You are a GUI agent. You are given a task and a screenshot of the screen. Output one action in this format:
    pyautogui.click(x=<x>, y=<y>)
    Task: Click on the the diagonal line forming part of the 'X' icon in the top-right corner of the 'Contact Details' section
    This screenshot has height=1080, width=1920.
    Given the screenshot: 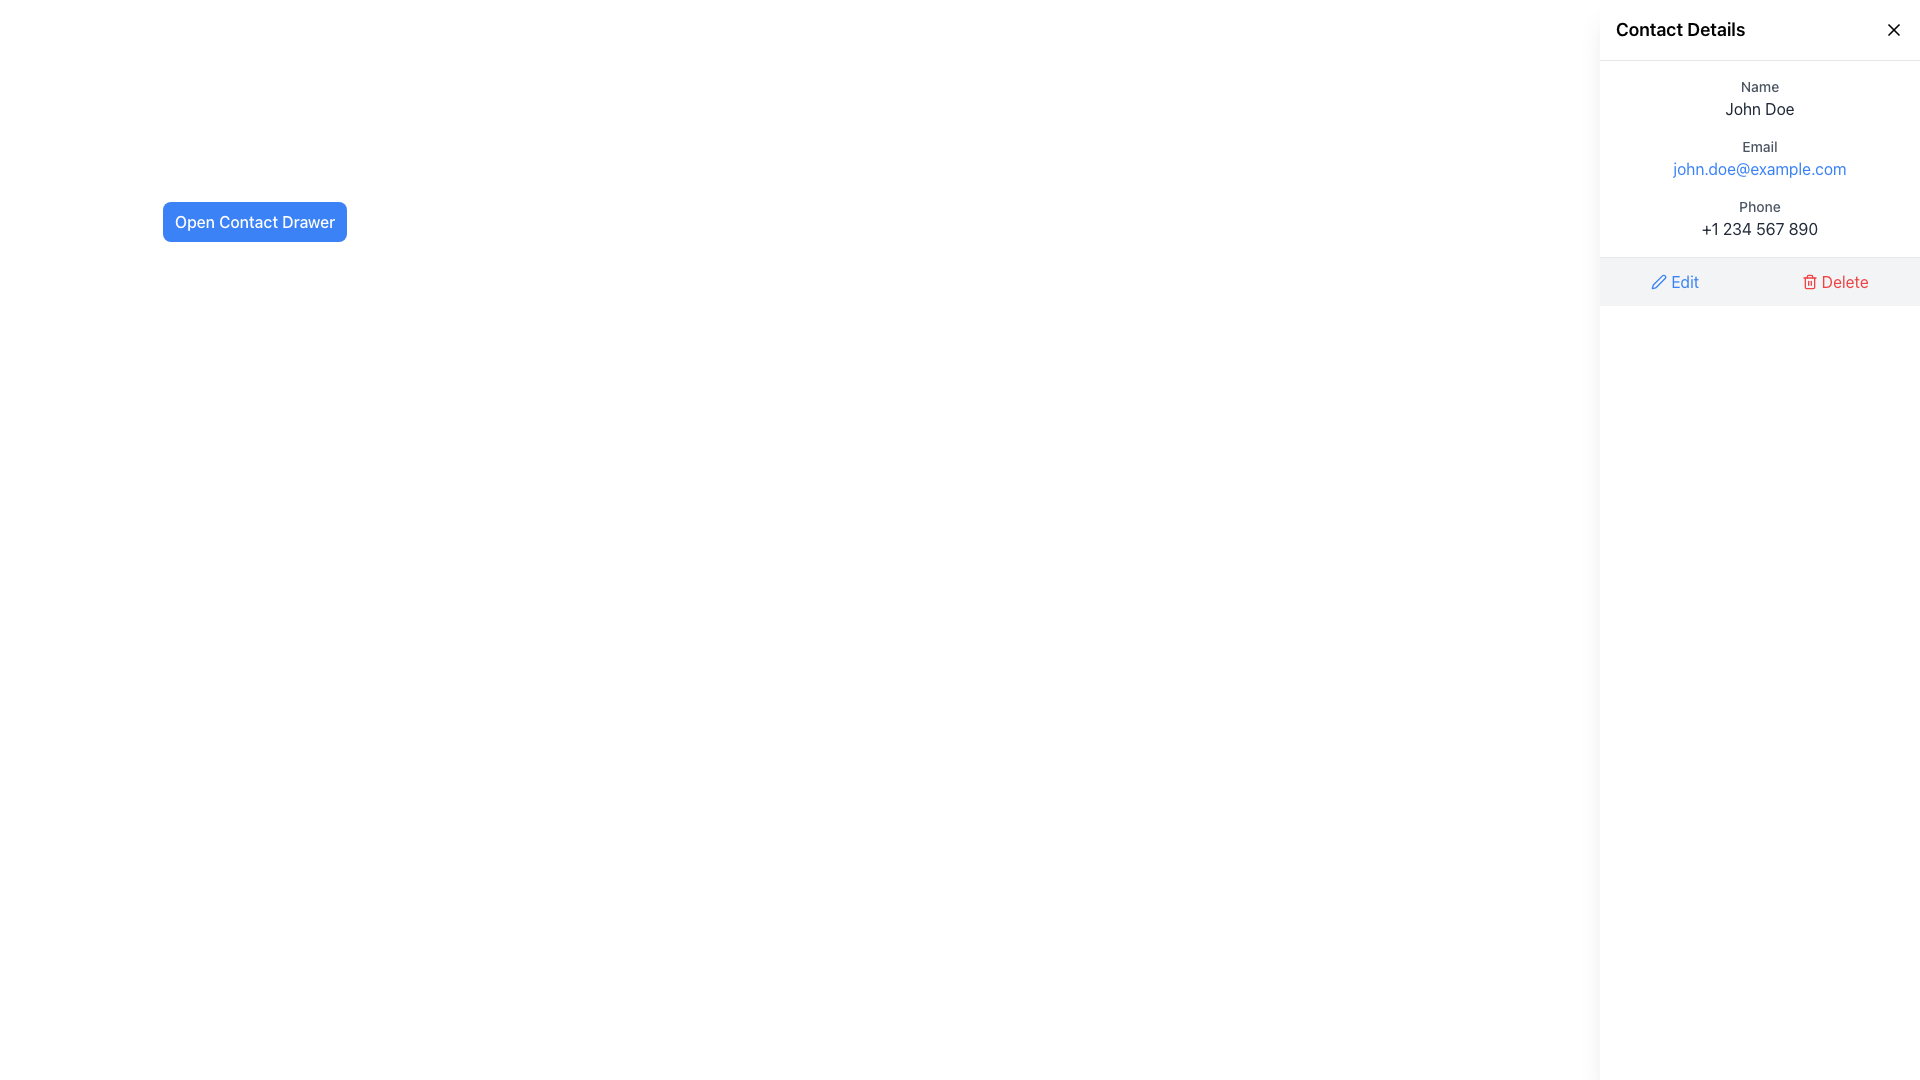 What is the action you would take?
    pyautogui.click(x=1893, y=30)
    